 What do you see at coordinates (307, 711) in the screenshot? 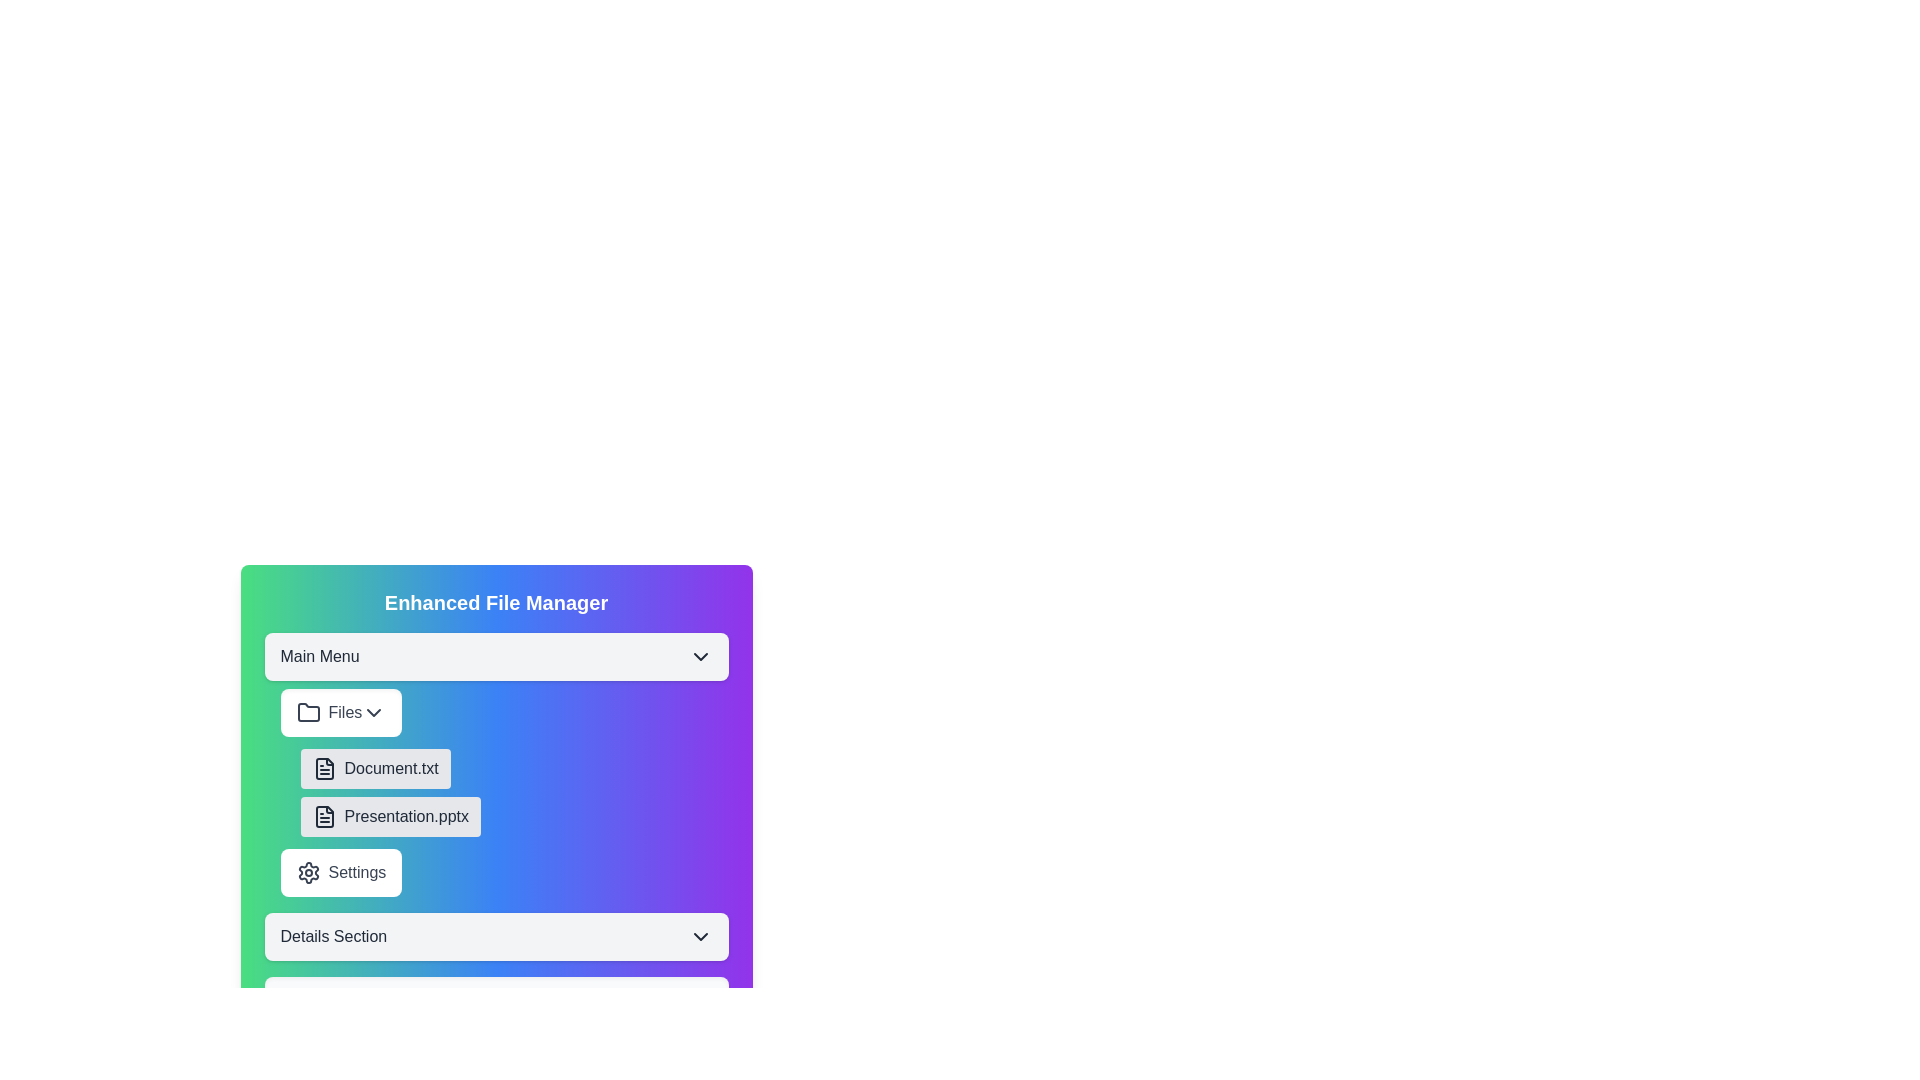
I see `the folder icon in the file management system, located at the top of the documents and settings list, adjacent to the 'Files' dropdown menu` at bounding box center [307, 711].